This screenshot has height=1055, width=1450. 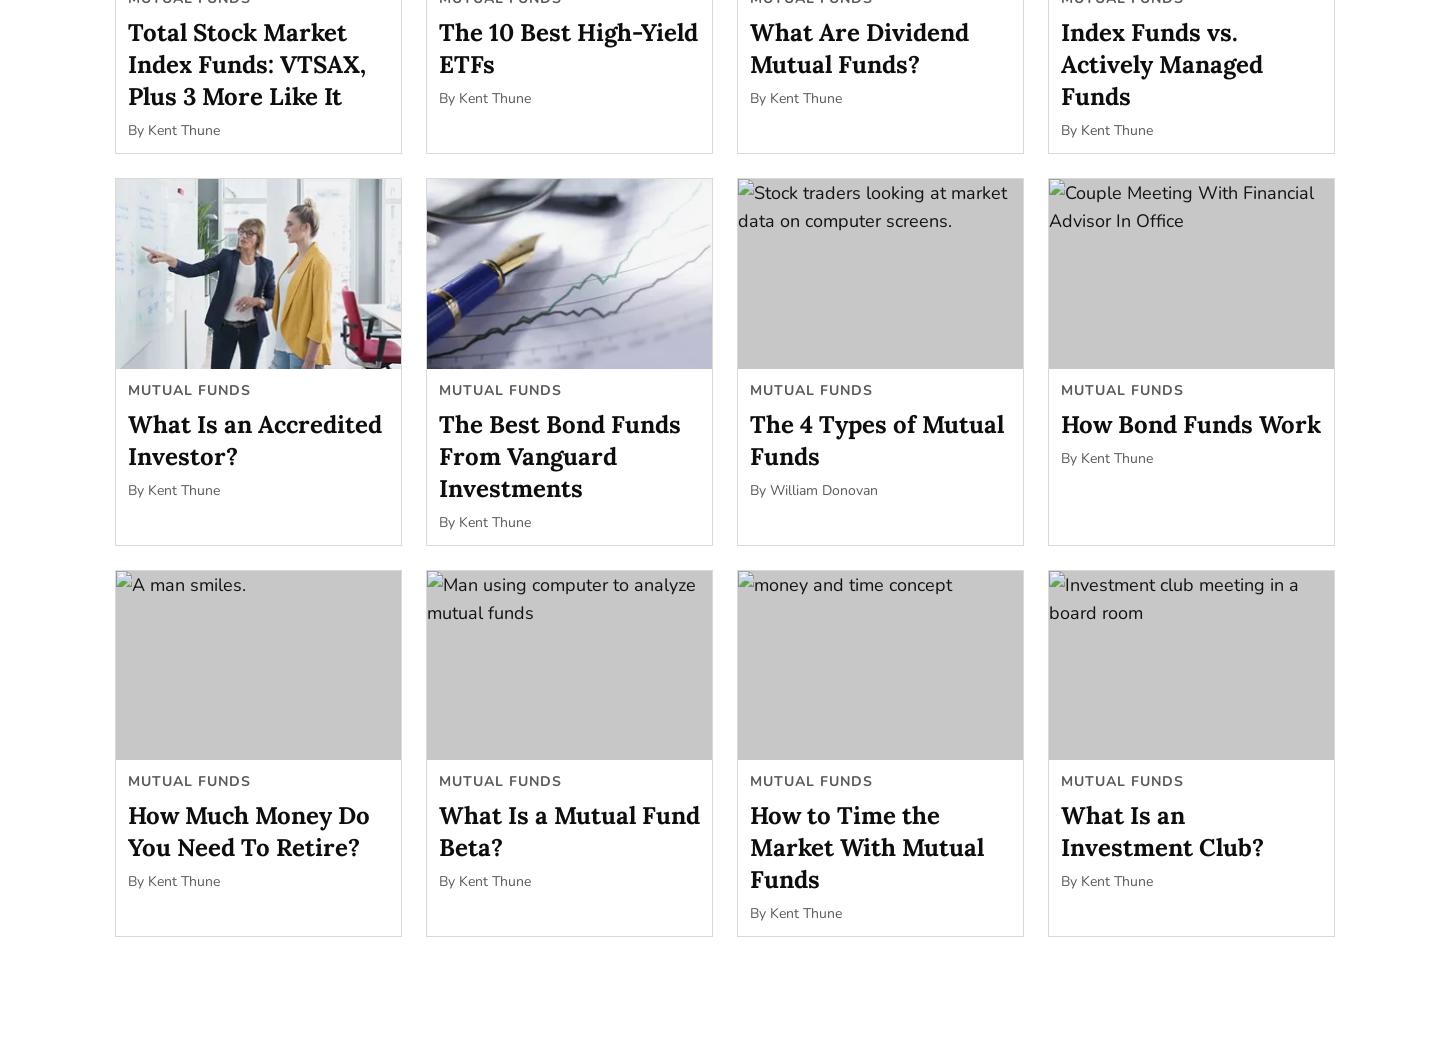 What do you see at coordinates (1060, 62) in the screenshot?
I see `'Index Funds vs. Actively Managed Funds'` at bounding box center [1060, 62].